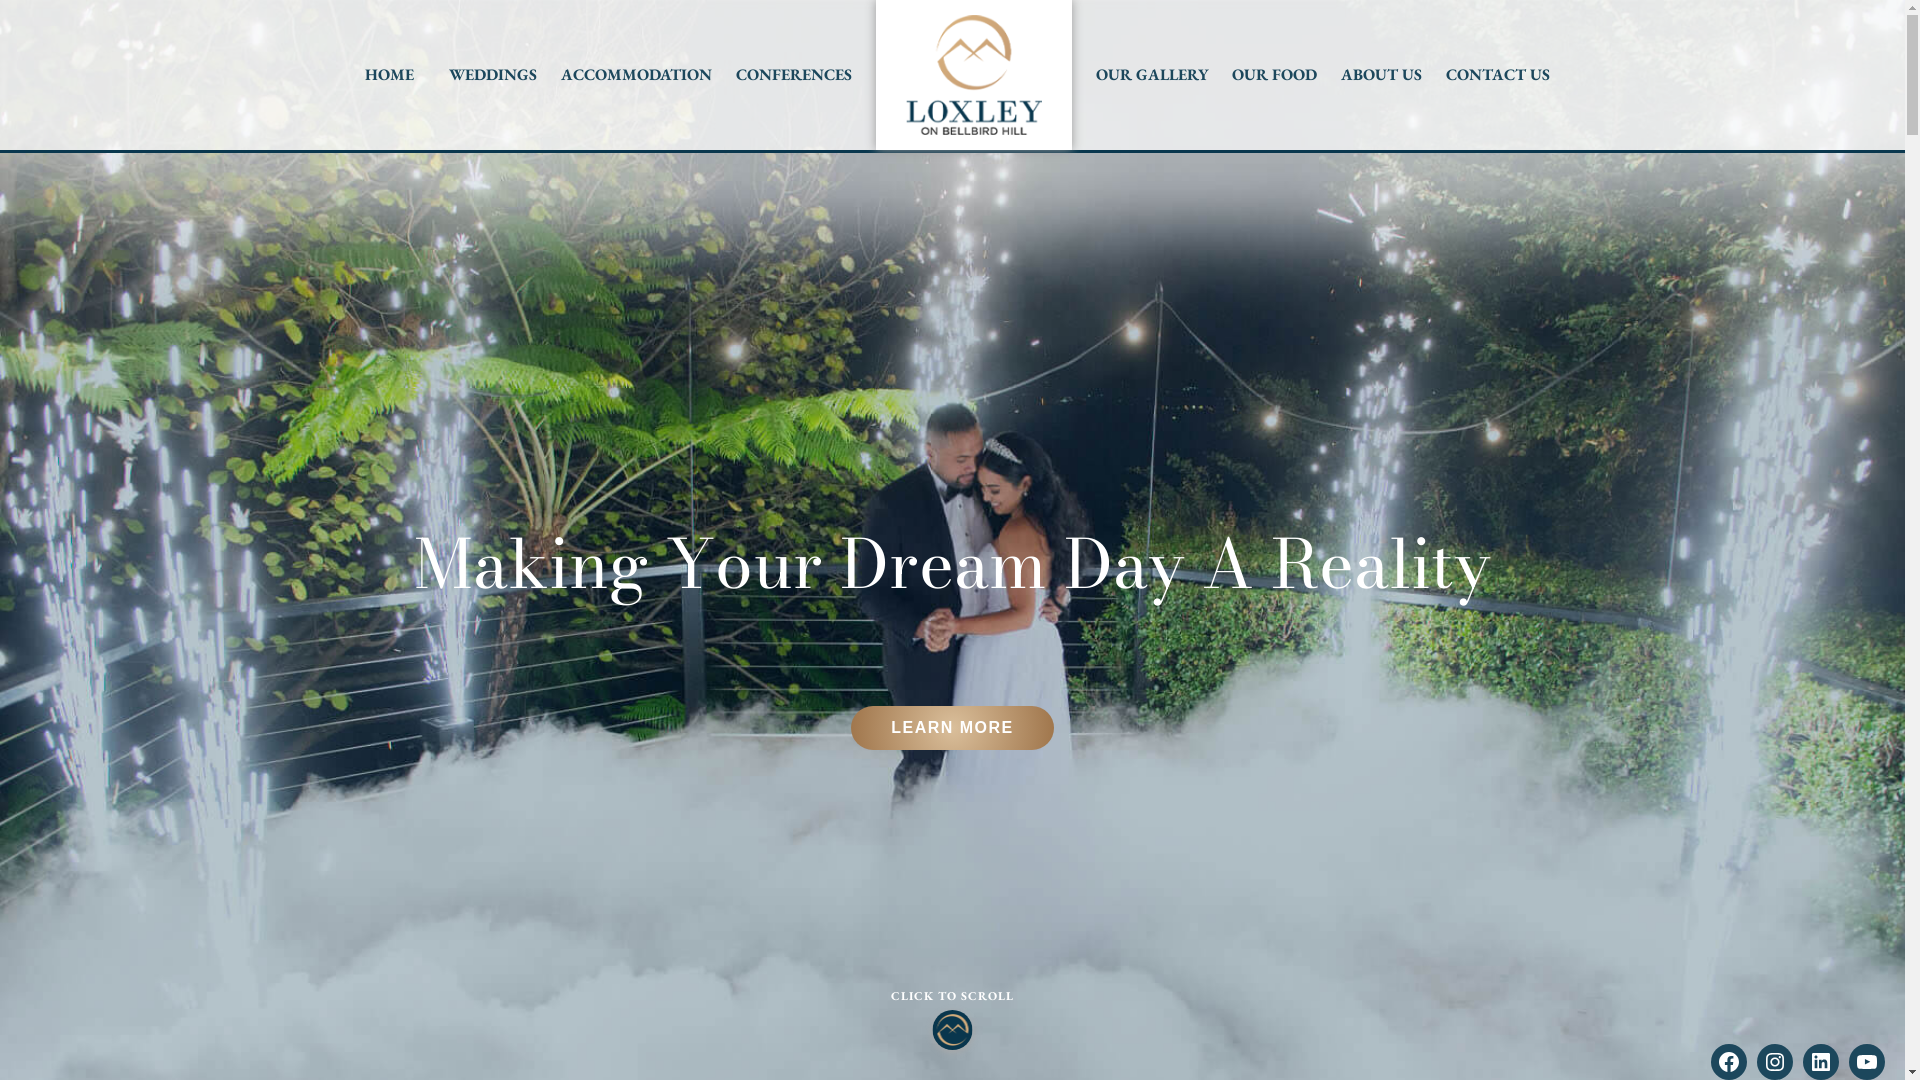 This screenshot has width=1920, height=1080. What do you see at coordinates (1273, 73) in the screenshot?
I see `'OUR FOOD'` at bounding box center [1273, 73].